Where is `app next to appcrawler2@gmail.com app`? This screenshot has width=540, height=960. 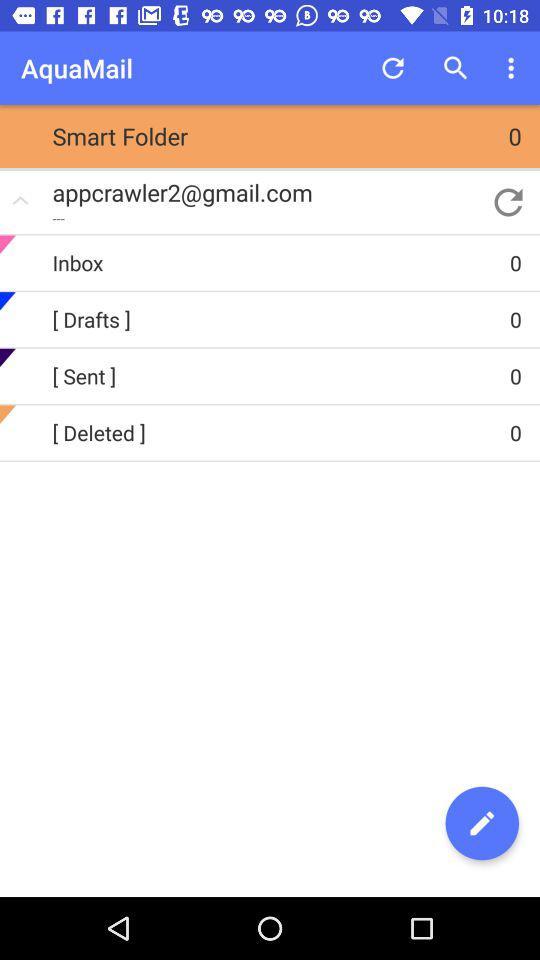
app next to appcrawler2@gmail.com app is located at coordinates (508, 202).